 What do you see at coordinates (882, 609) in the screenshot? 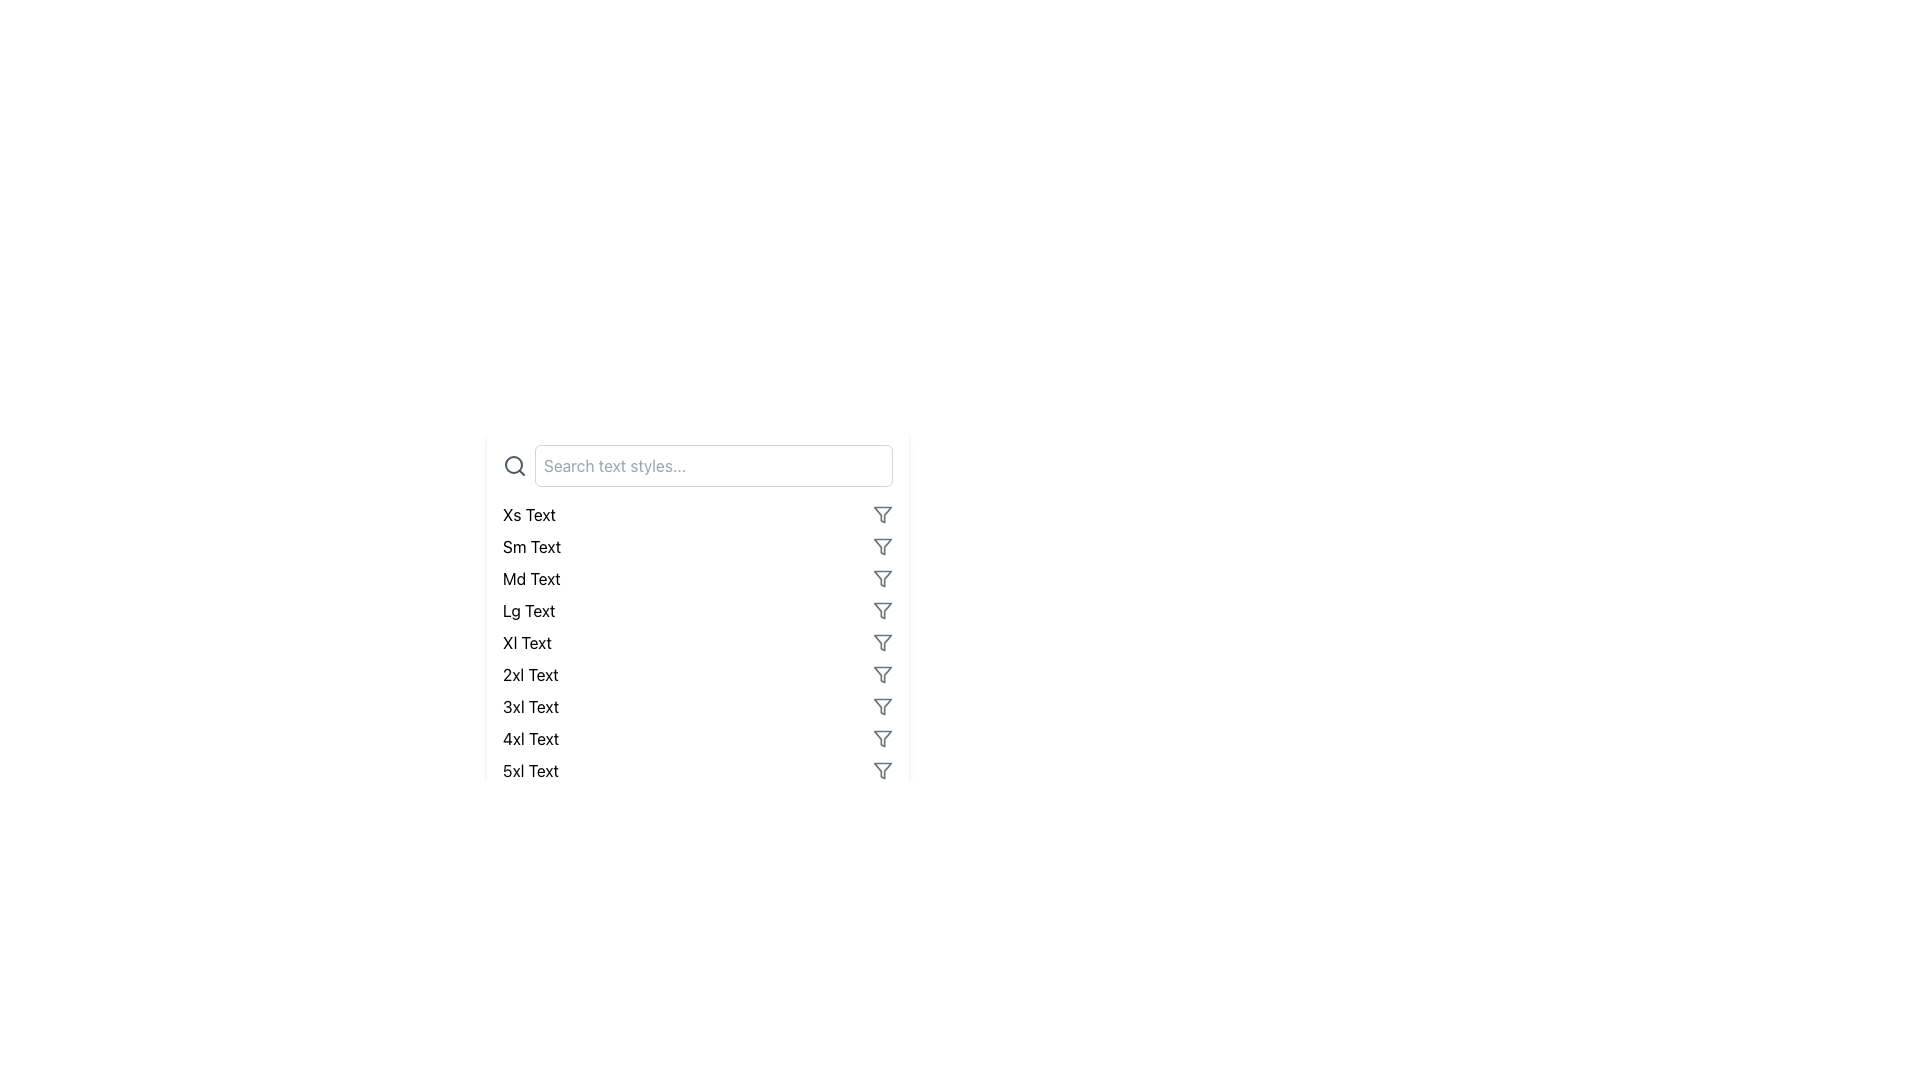
I see `the triangular filter icon on the right-hand side of the 'Lg Text' list item` at bounding box center [882, 609].